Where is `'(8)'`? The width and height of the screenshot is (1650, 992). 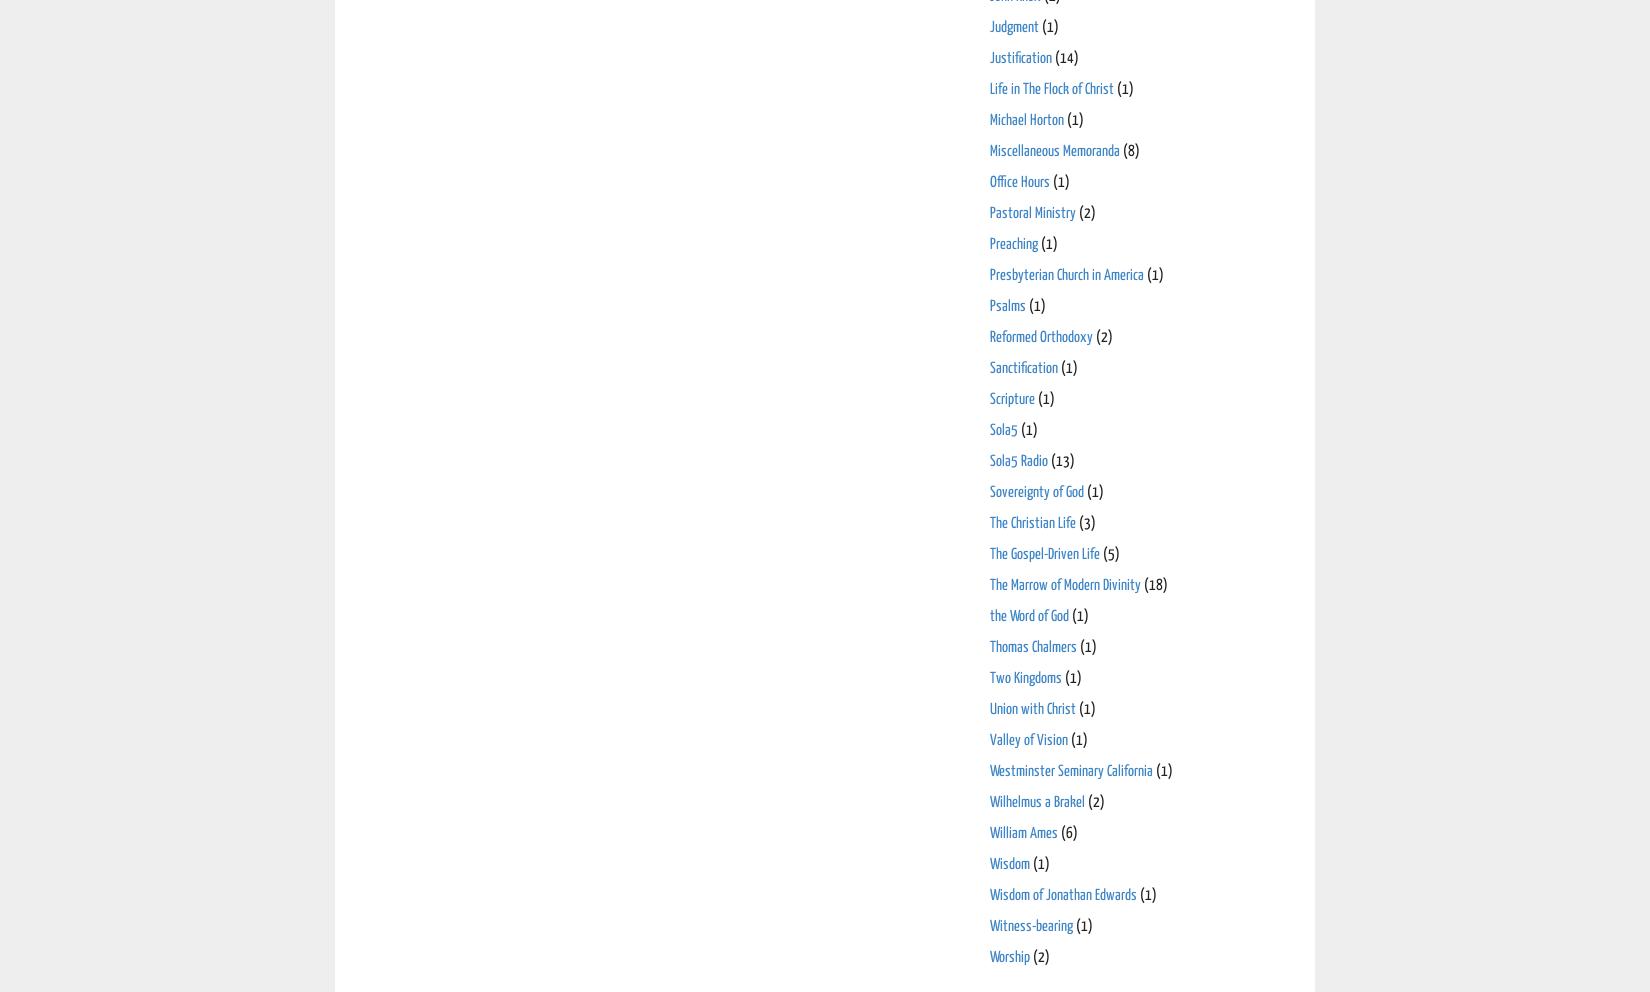
'(8)' is located at coordinates (1131, 150).